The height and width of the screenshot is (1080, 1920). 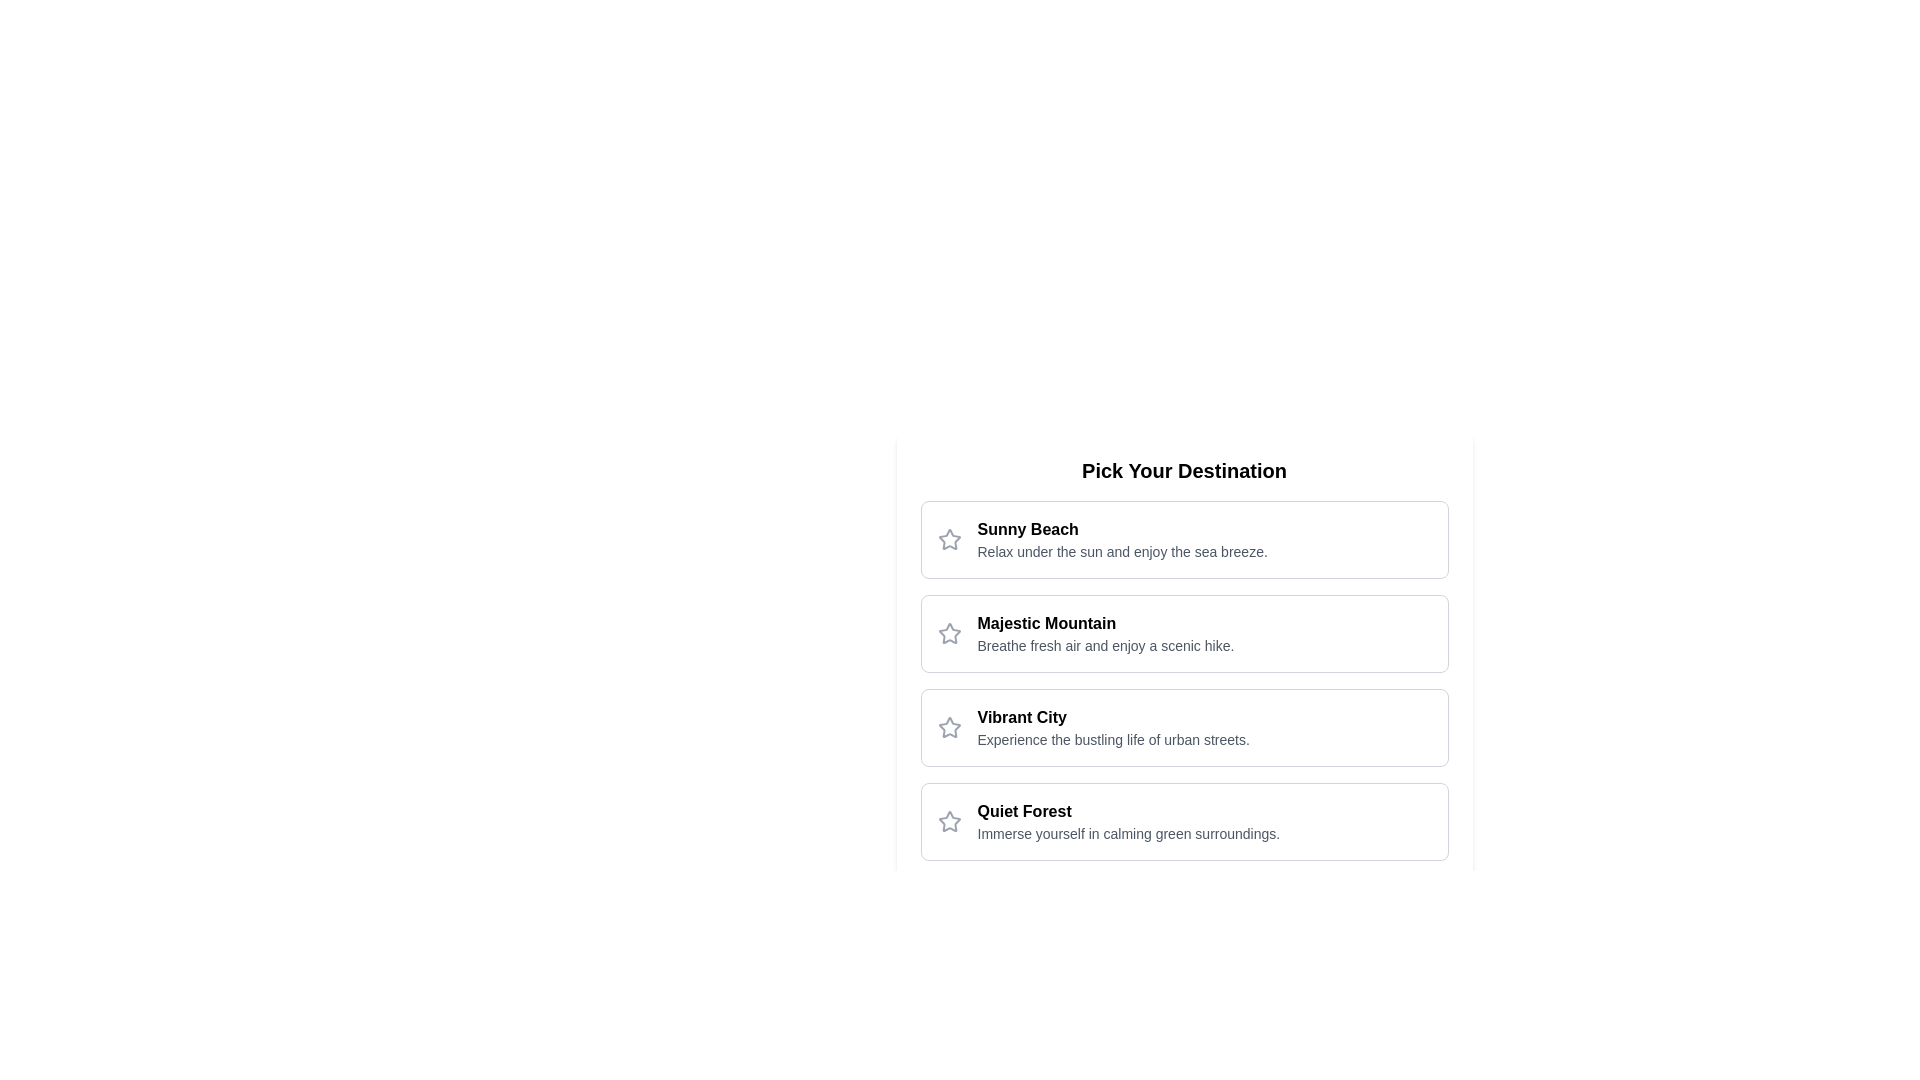 What do you see at coordinates (1112, 728) in the screenshot?
I see `the text block that describes the destination option titled 'Vibrant City', which is located in the third selectable card in the vertical list of destinations` at bounding box center [1112, 728].